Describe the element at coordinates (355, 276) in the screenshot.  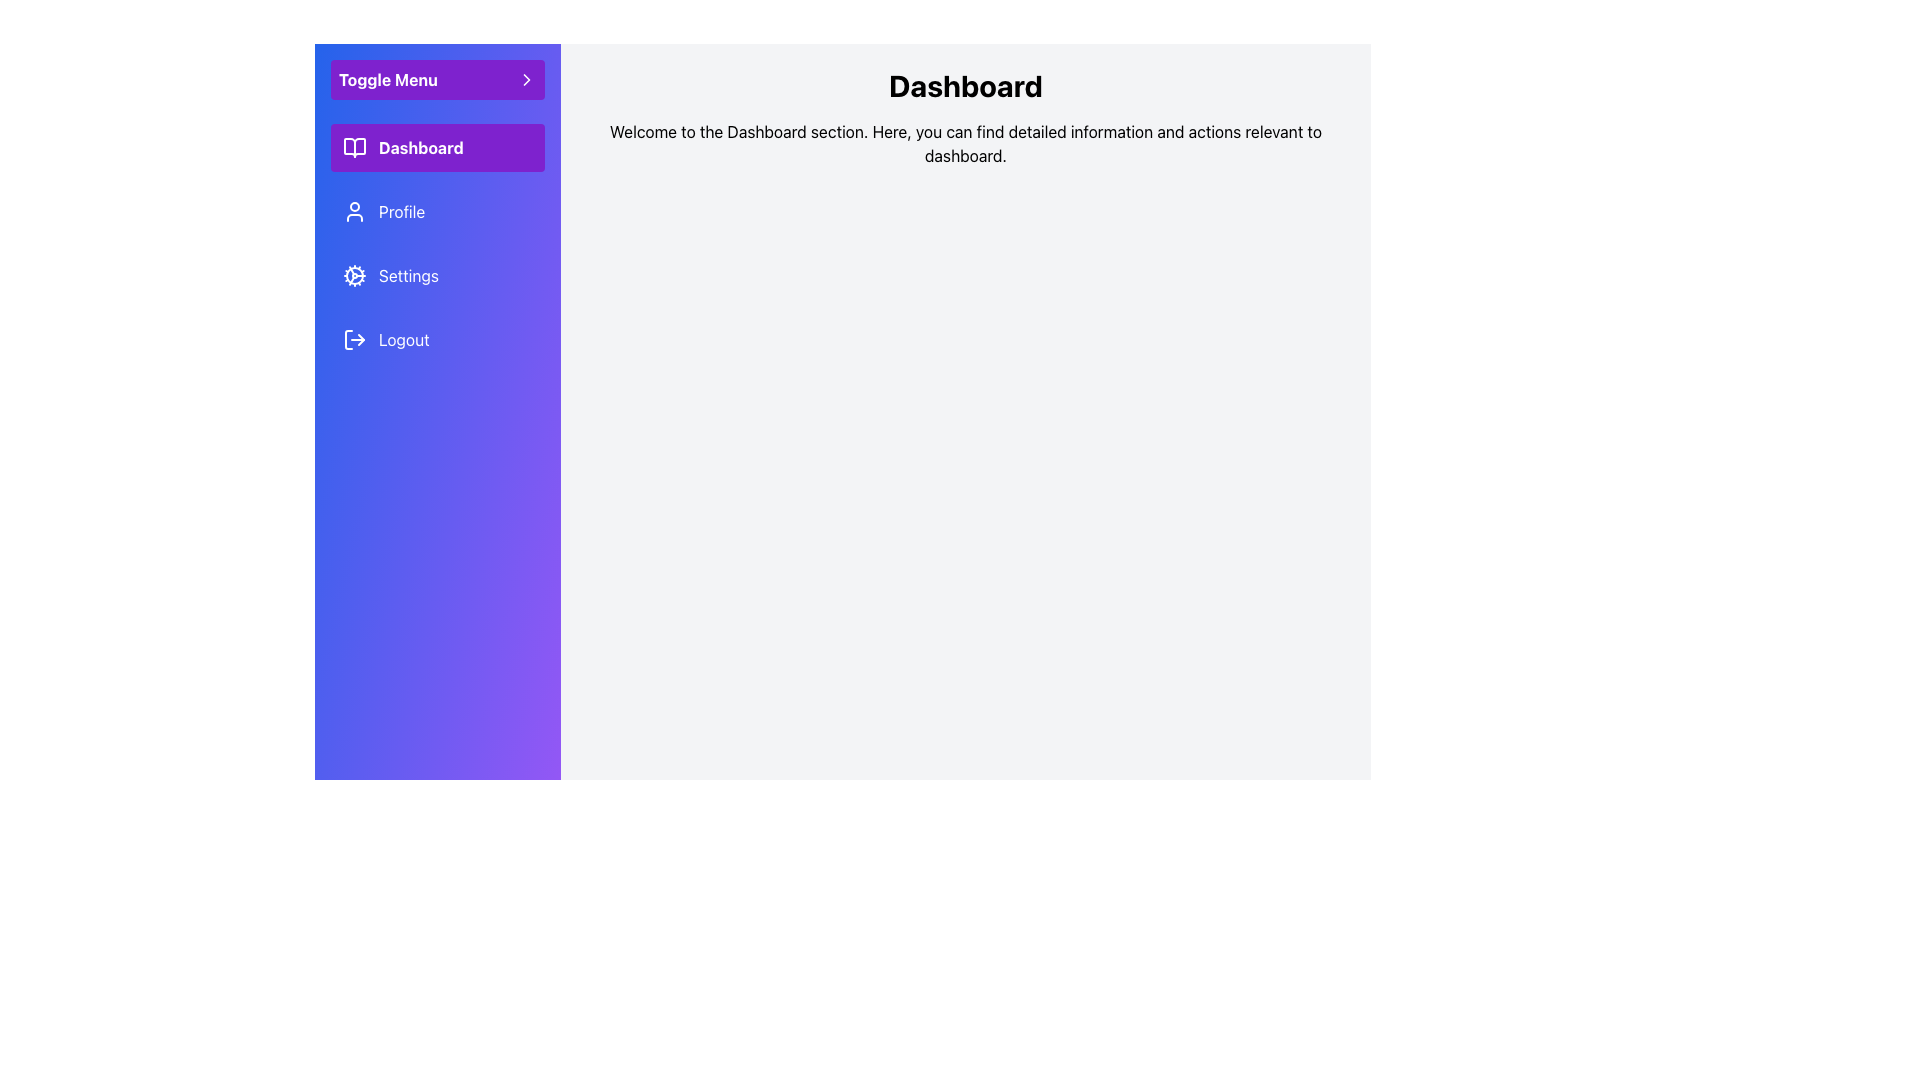
I see `the cog or gear icon located in the left sidebar next to the 'Settings' label` at that location.